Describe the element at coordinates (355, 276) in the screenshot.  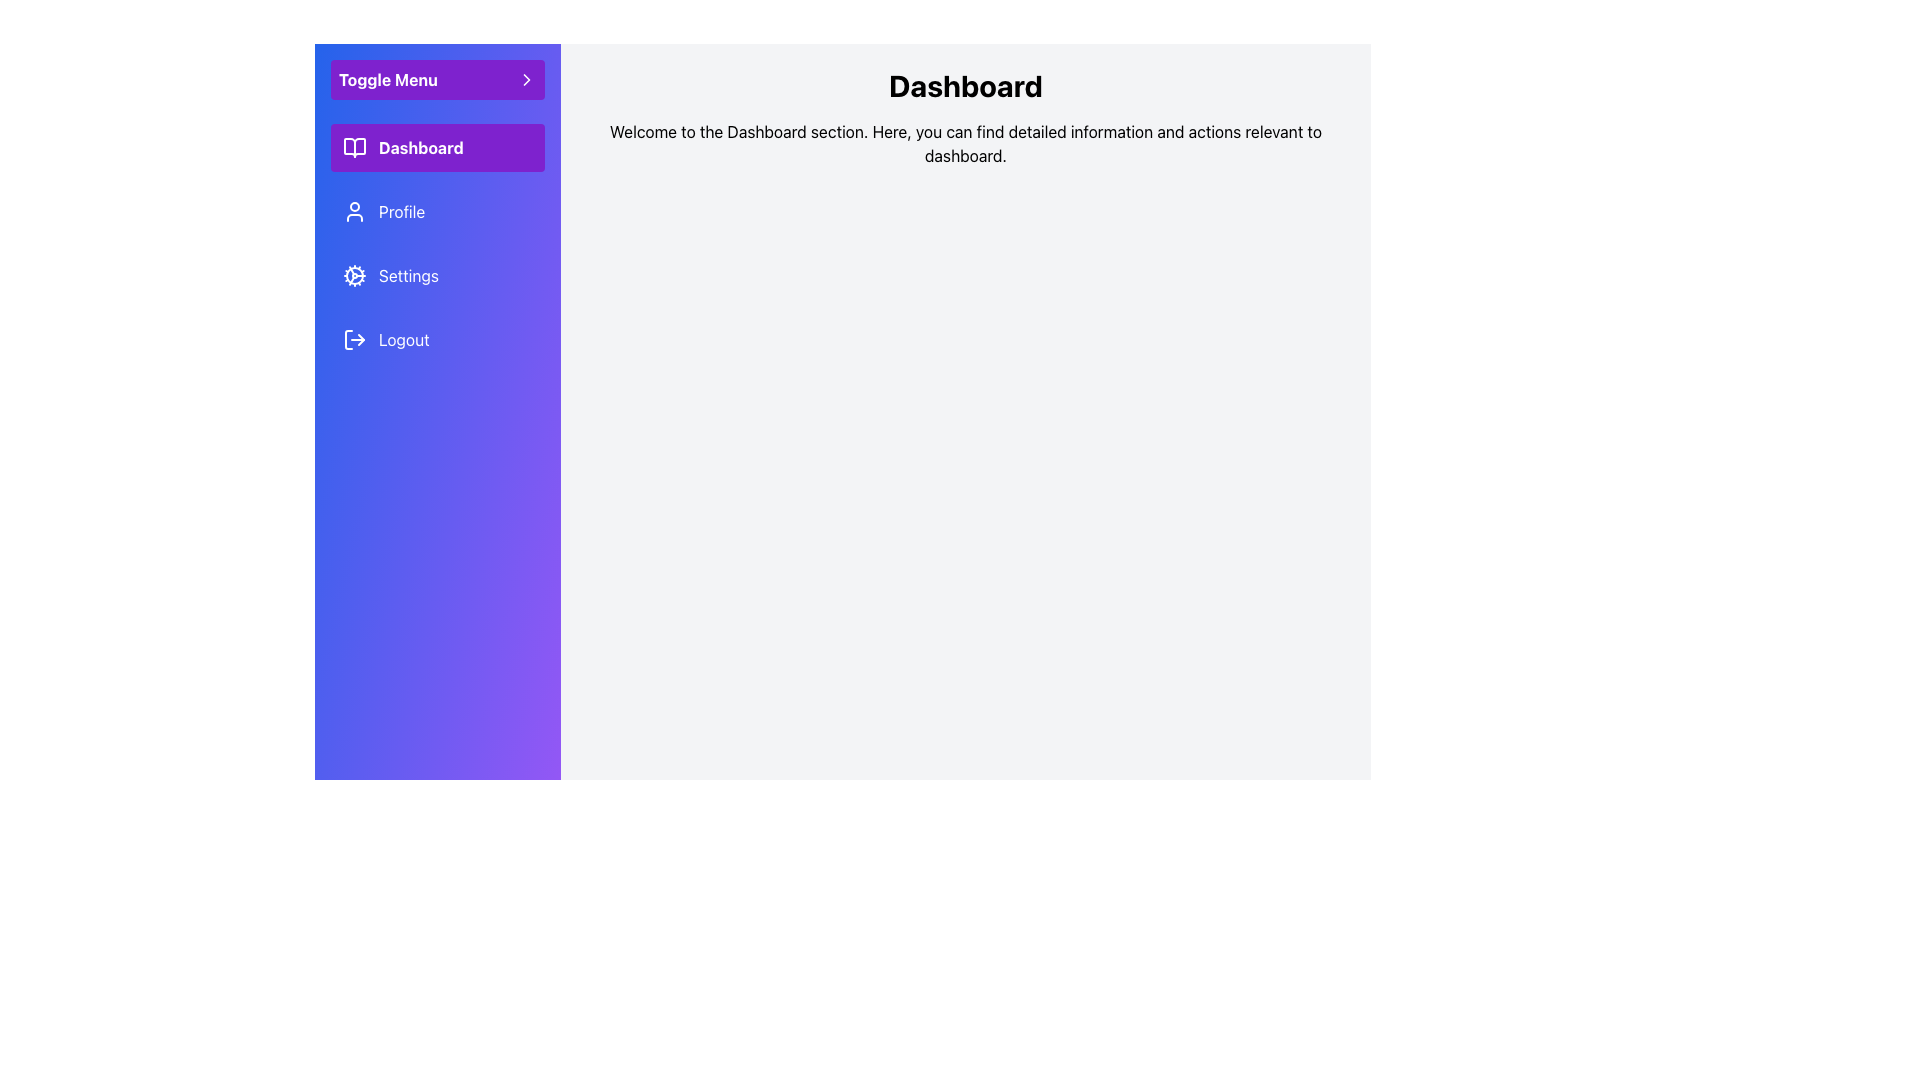
I see `the cog or gear icon located in the left sidebar next to the 'Settings' label` at that location.